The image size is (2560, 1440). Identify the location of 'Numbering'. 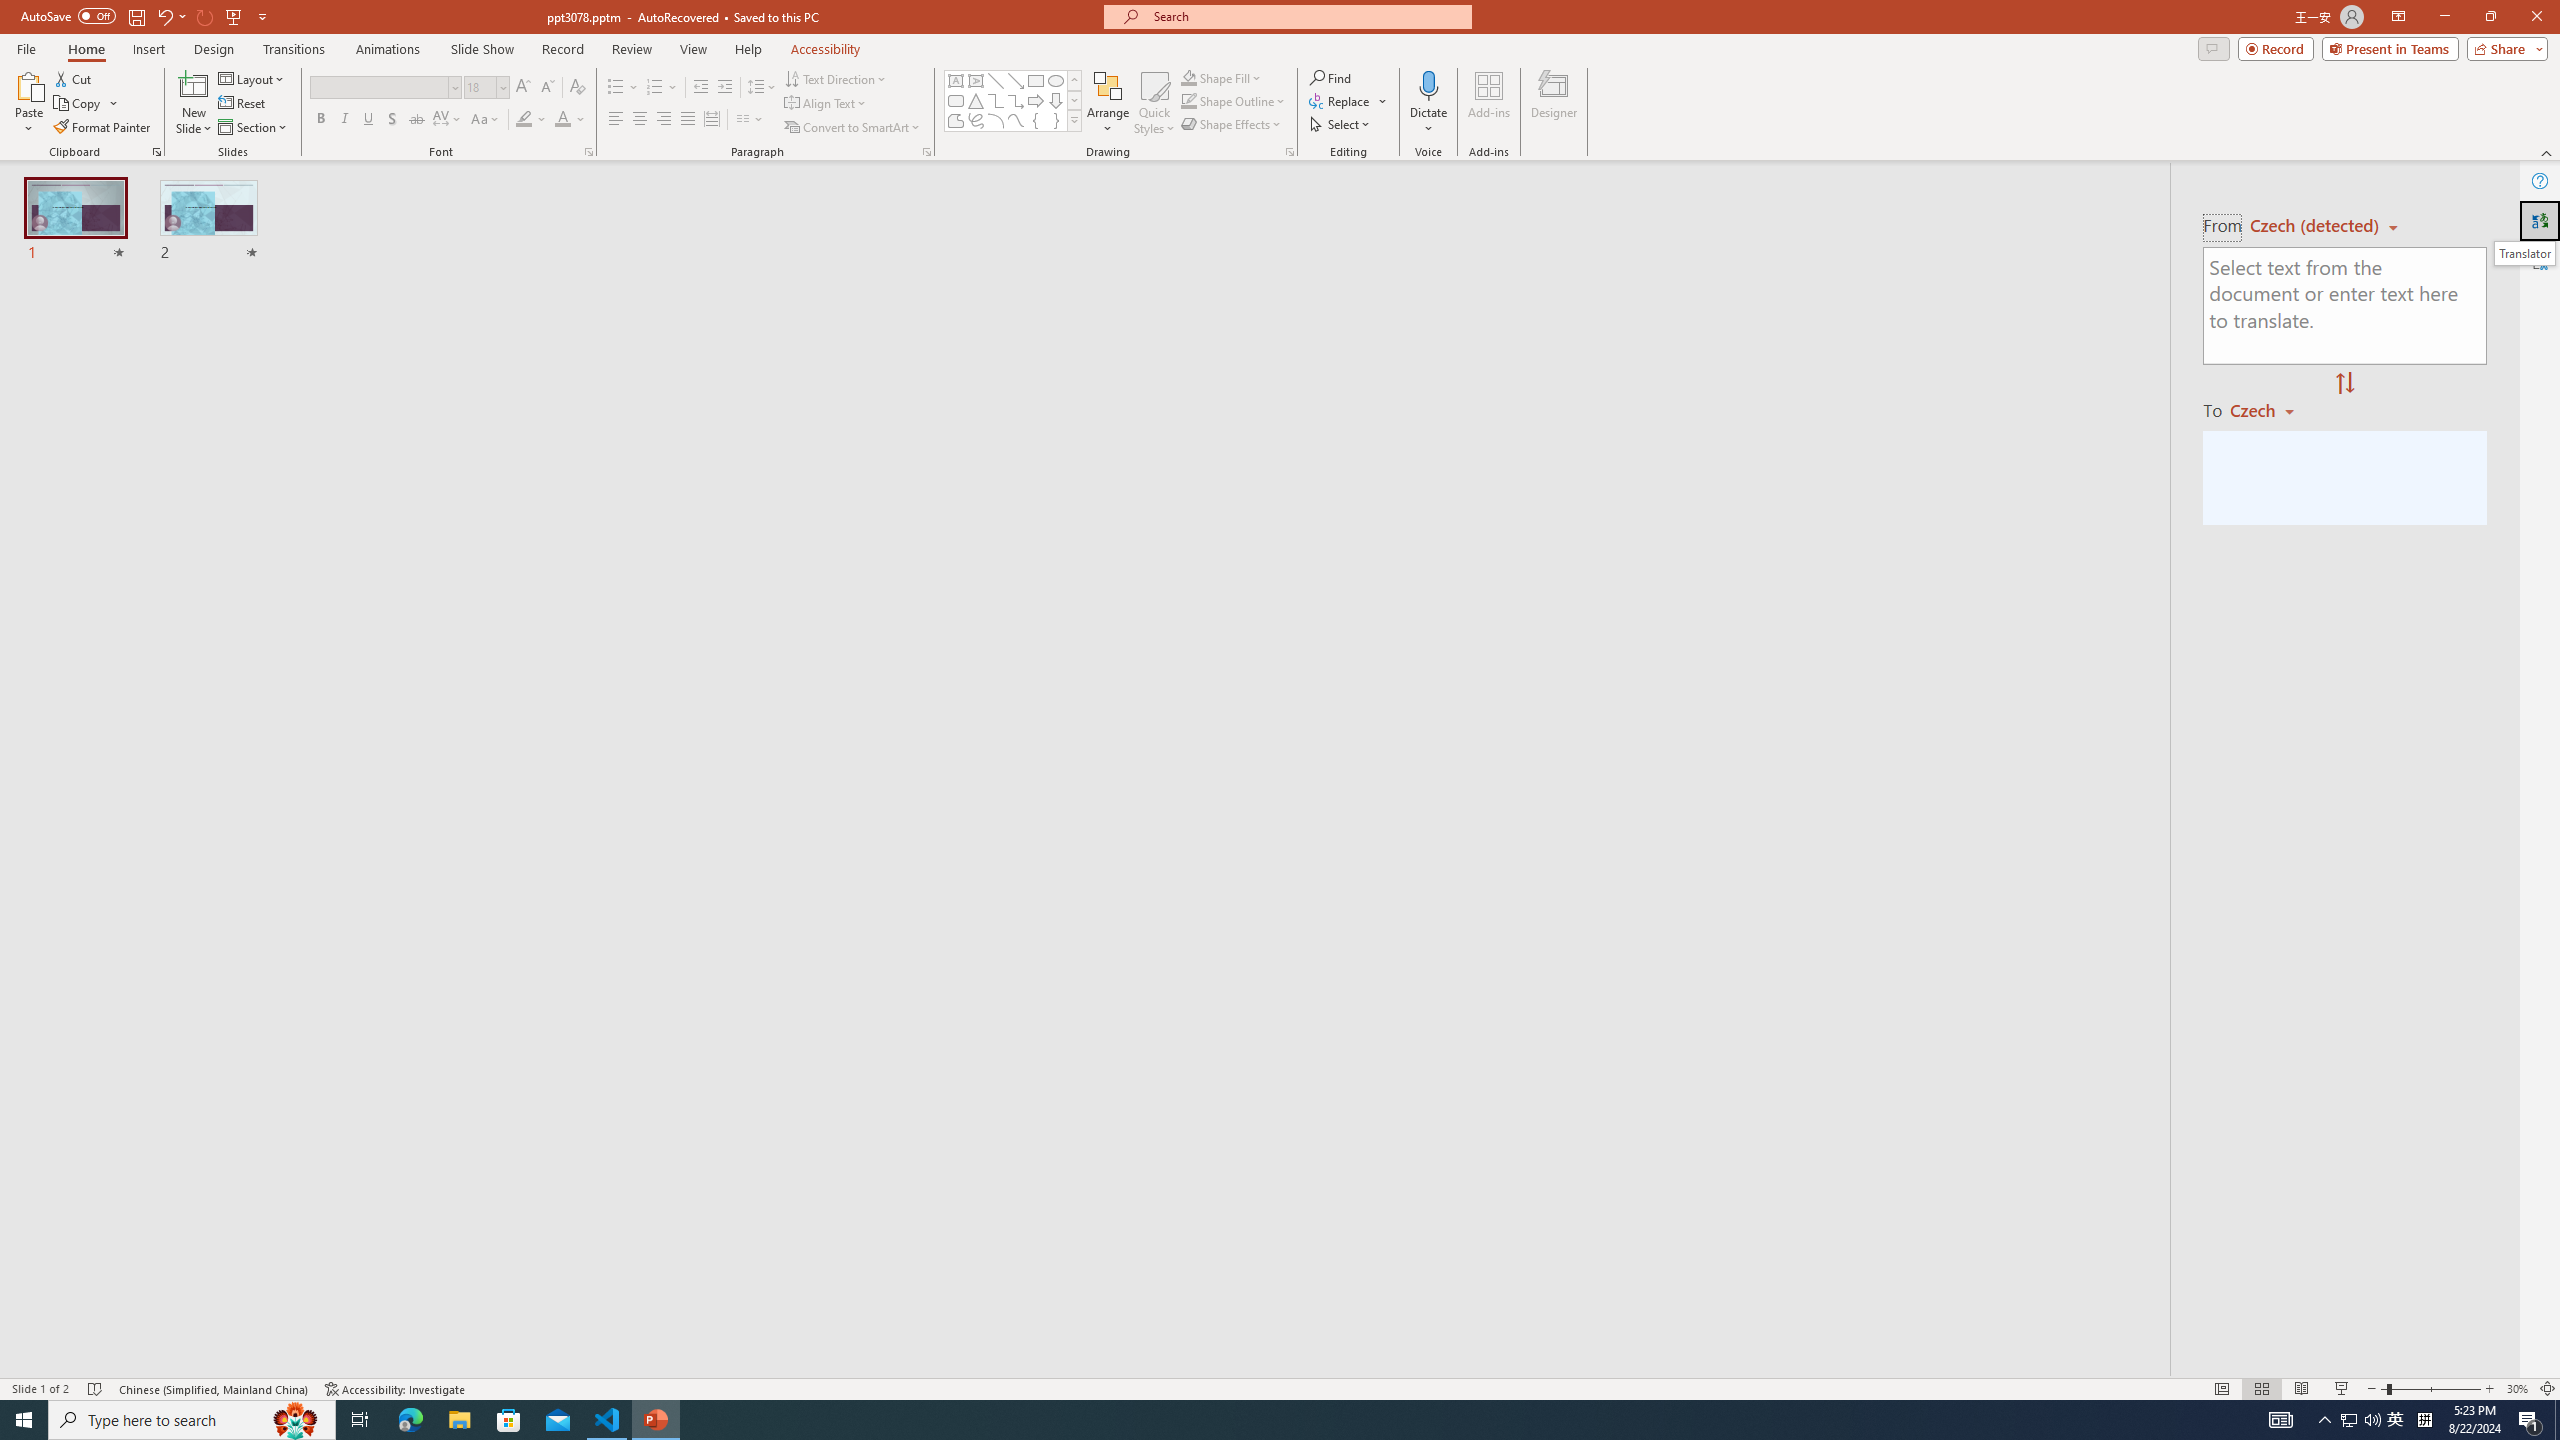
(663, 87).